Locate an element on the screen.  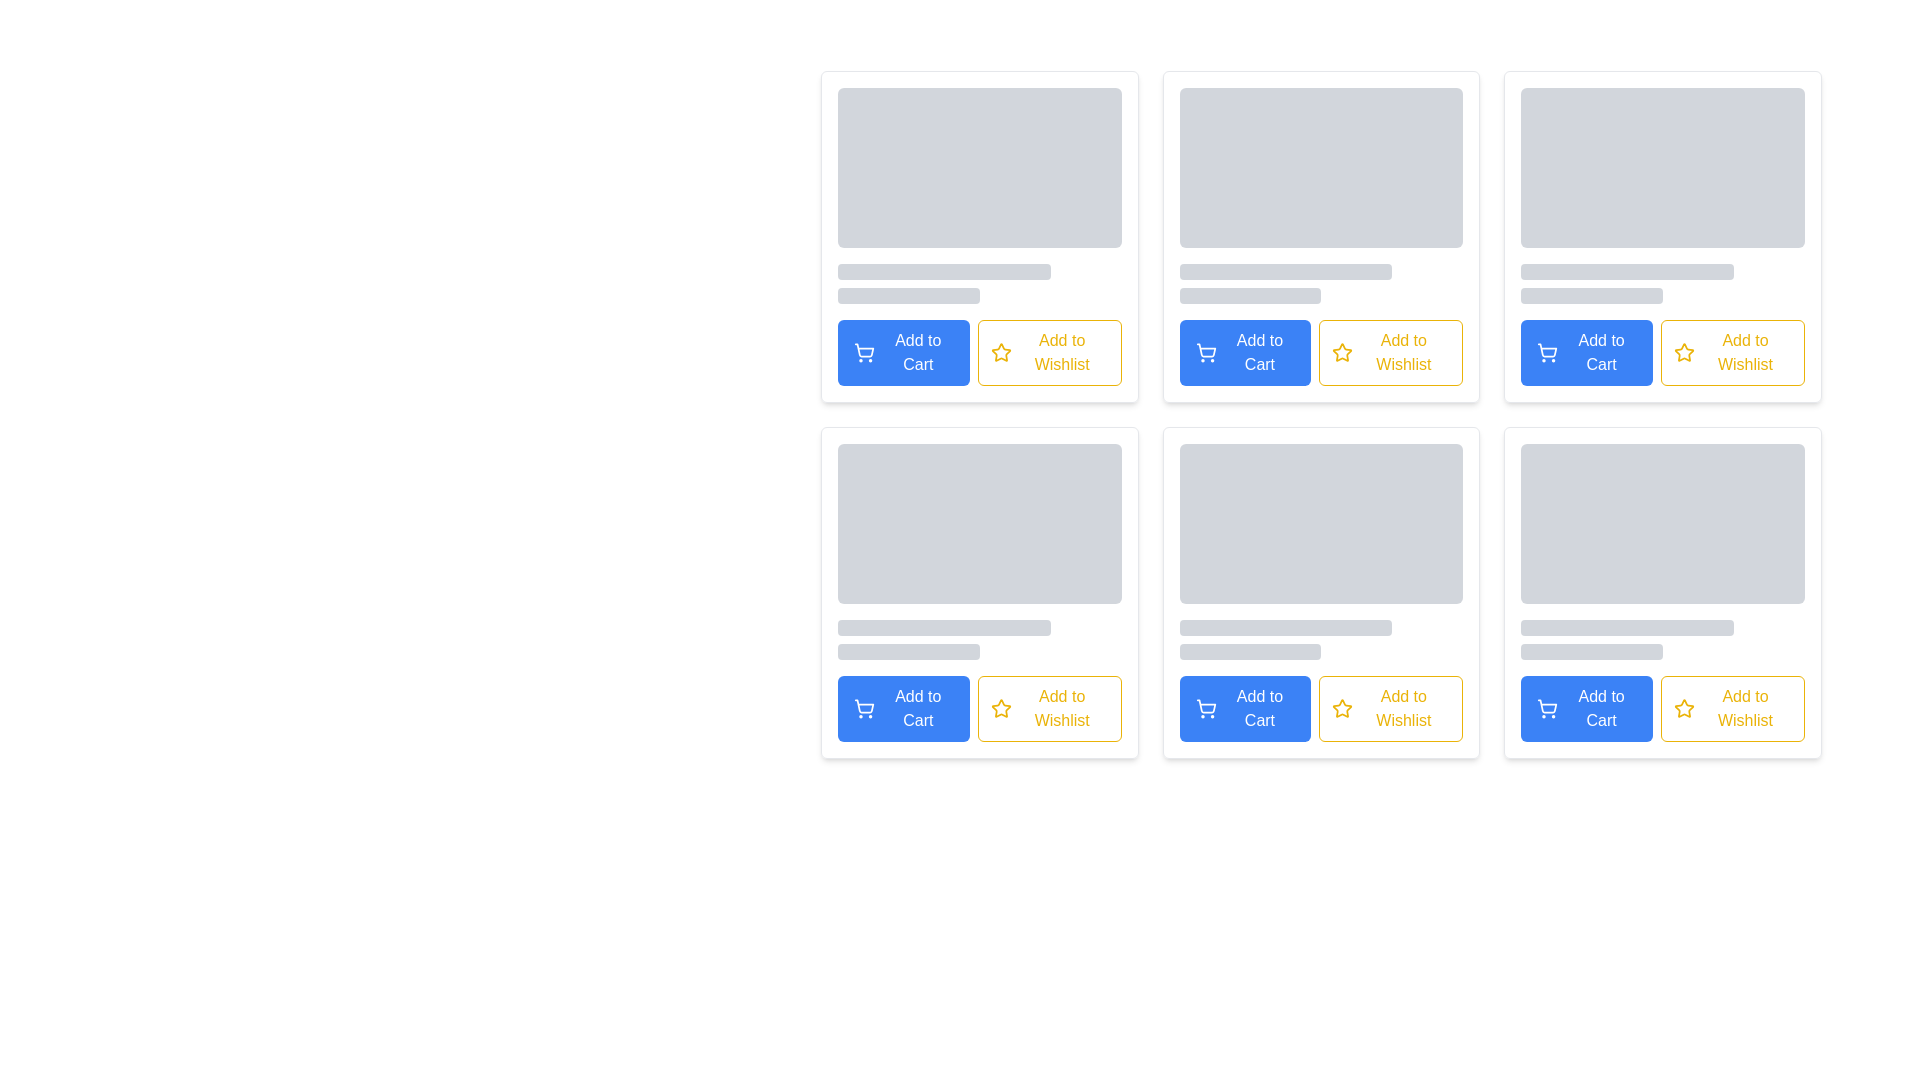
the star icon with a yellow outline inside the 'Add to Wishlist' button for tooltip or additional information is located at coordinates (1342, 352).